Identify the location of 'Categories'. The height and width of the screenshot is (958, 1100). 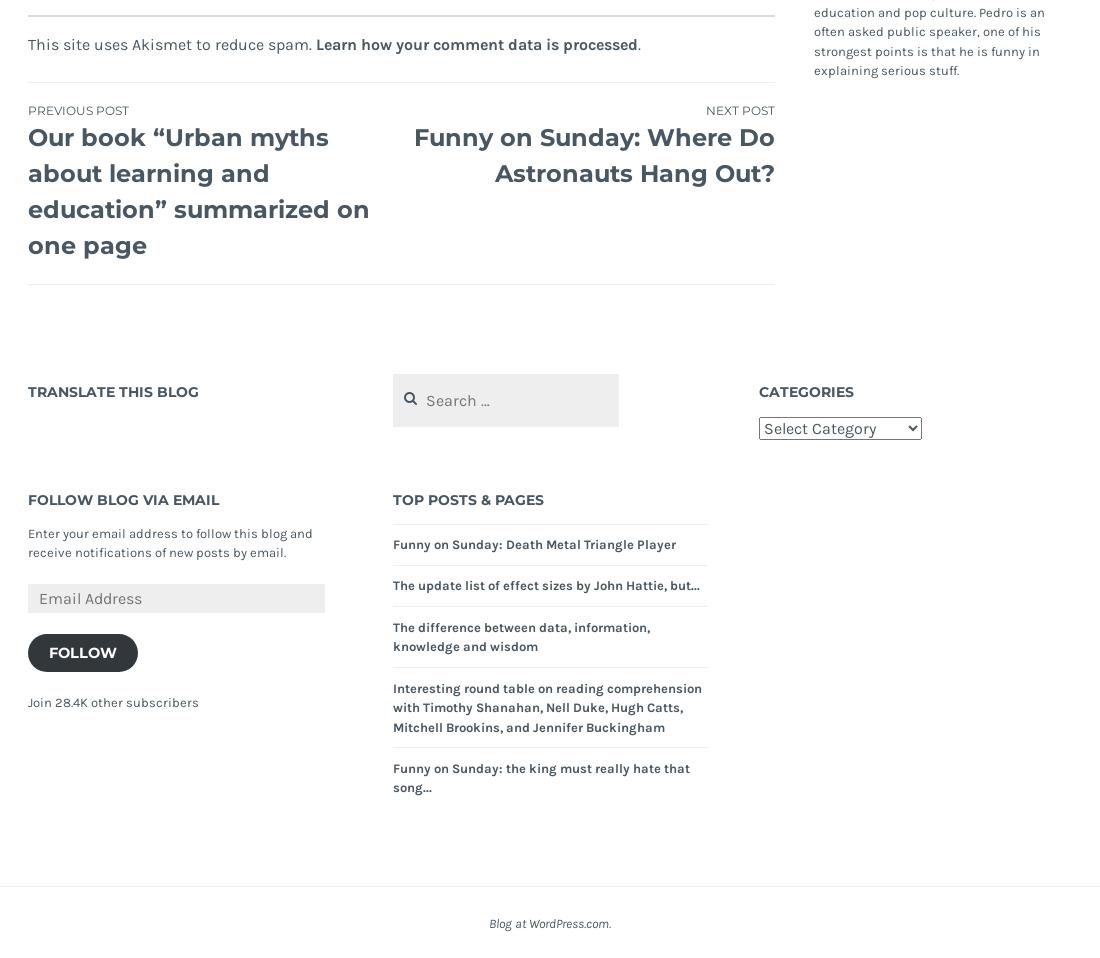
(806, 391).